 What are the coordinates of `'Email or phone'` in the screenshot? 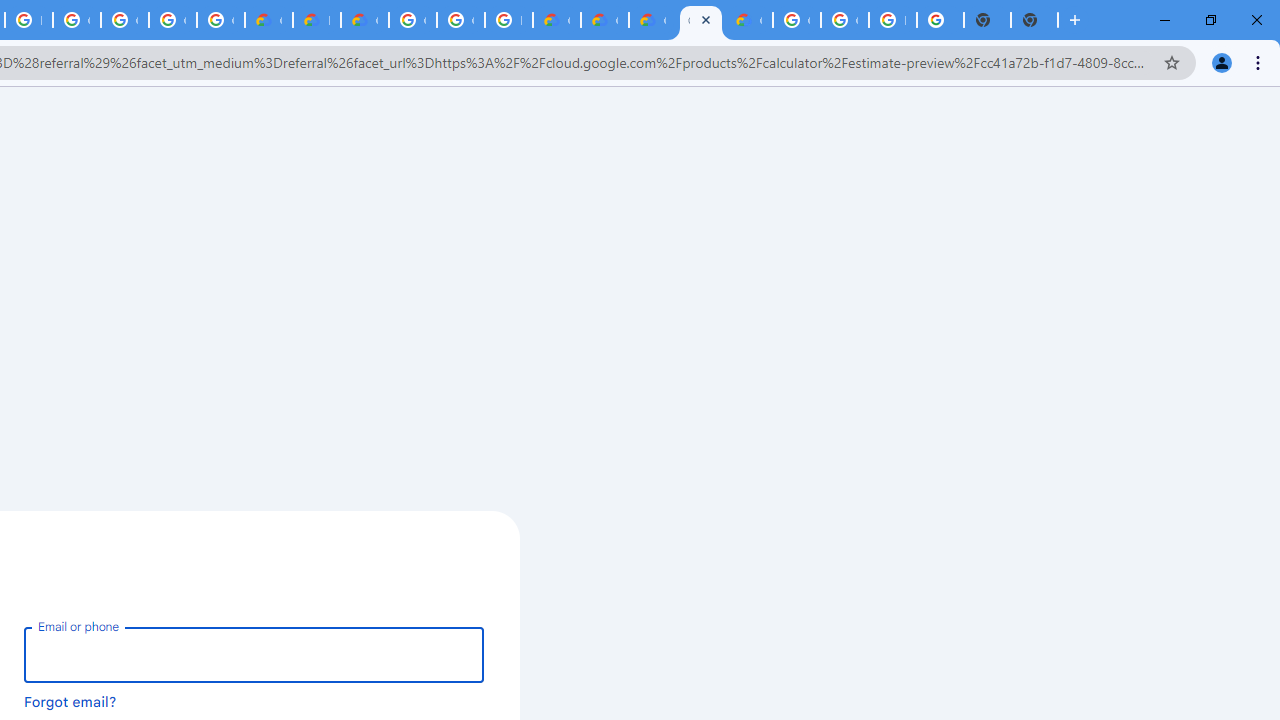 It's located at (253, 654).